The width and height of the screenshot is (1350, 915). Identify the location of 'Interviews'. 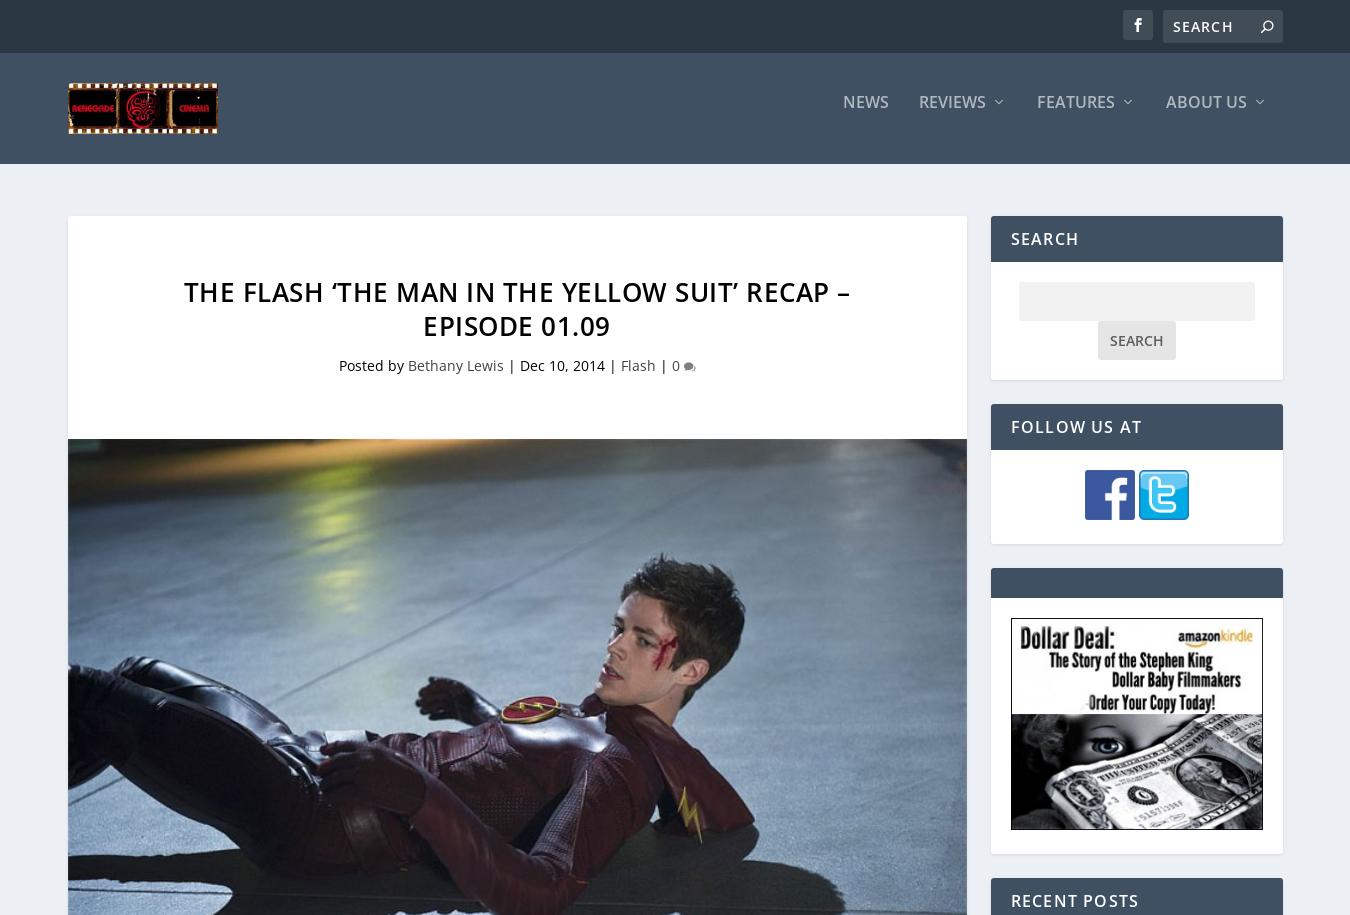
(1045, 292).